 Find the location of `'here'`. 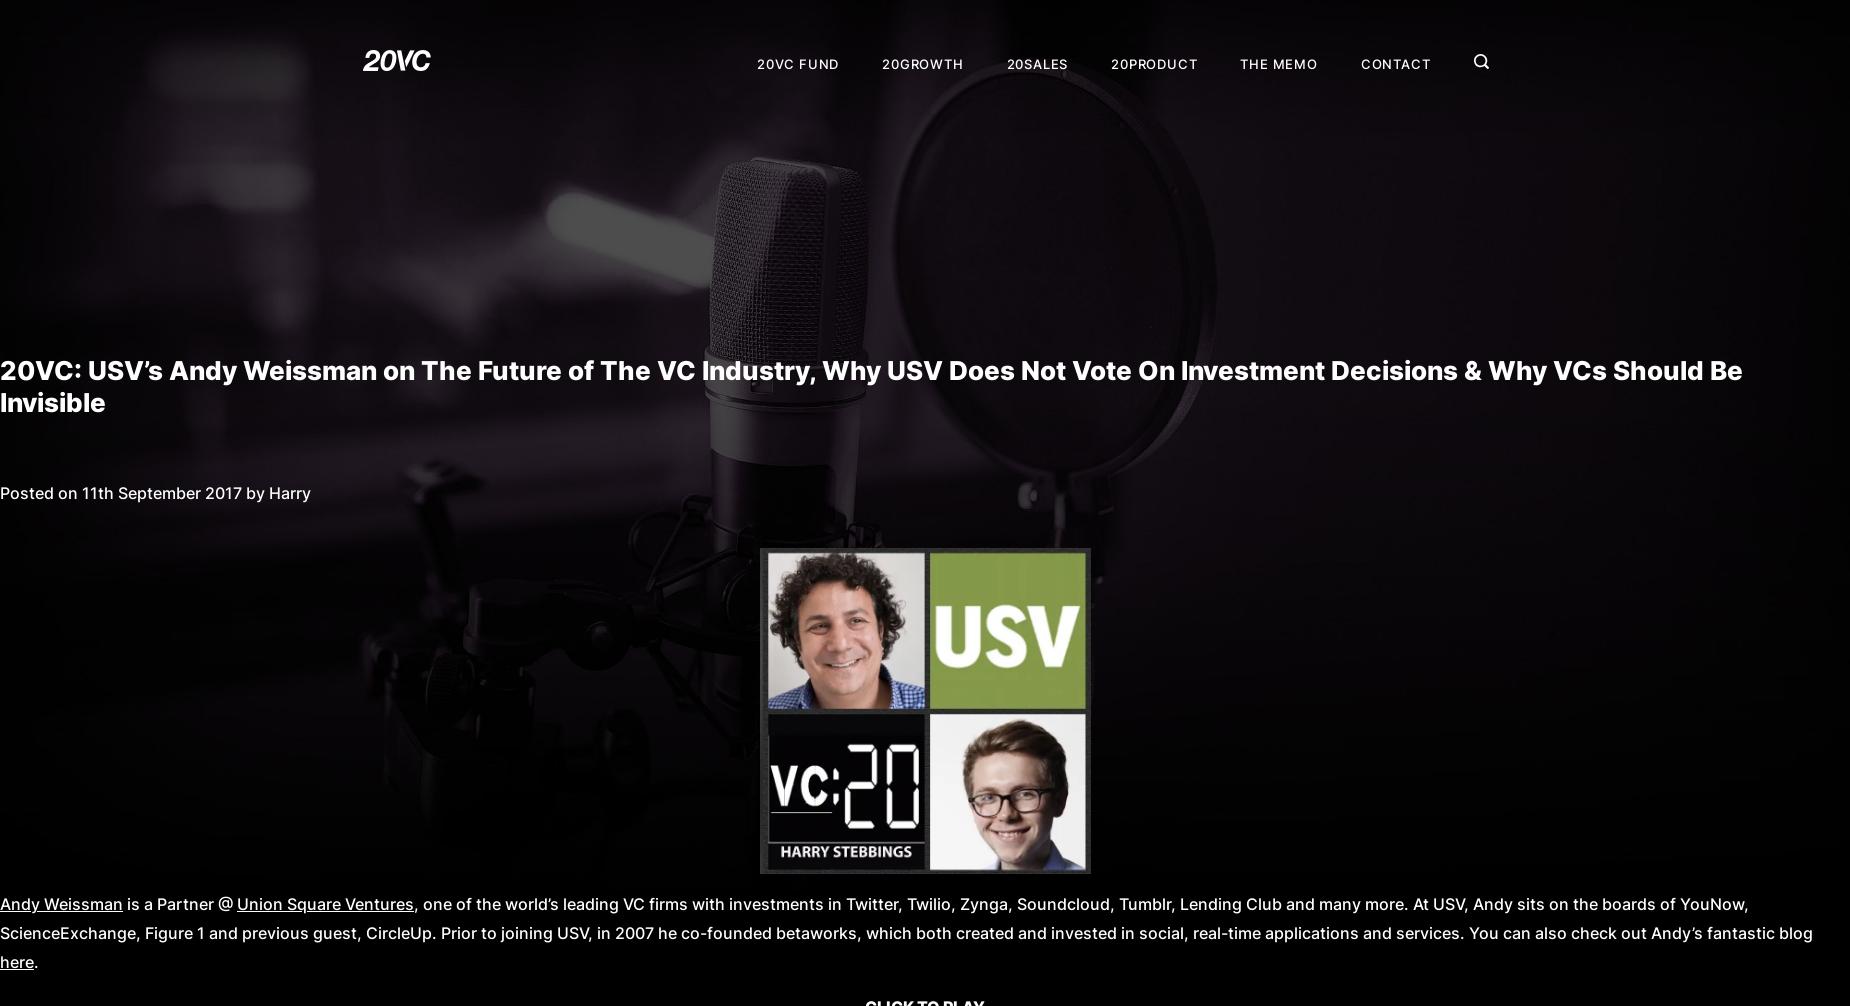

'here' is located at coordinates (16, 961).